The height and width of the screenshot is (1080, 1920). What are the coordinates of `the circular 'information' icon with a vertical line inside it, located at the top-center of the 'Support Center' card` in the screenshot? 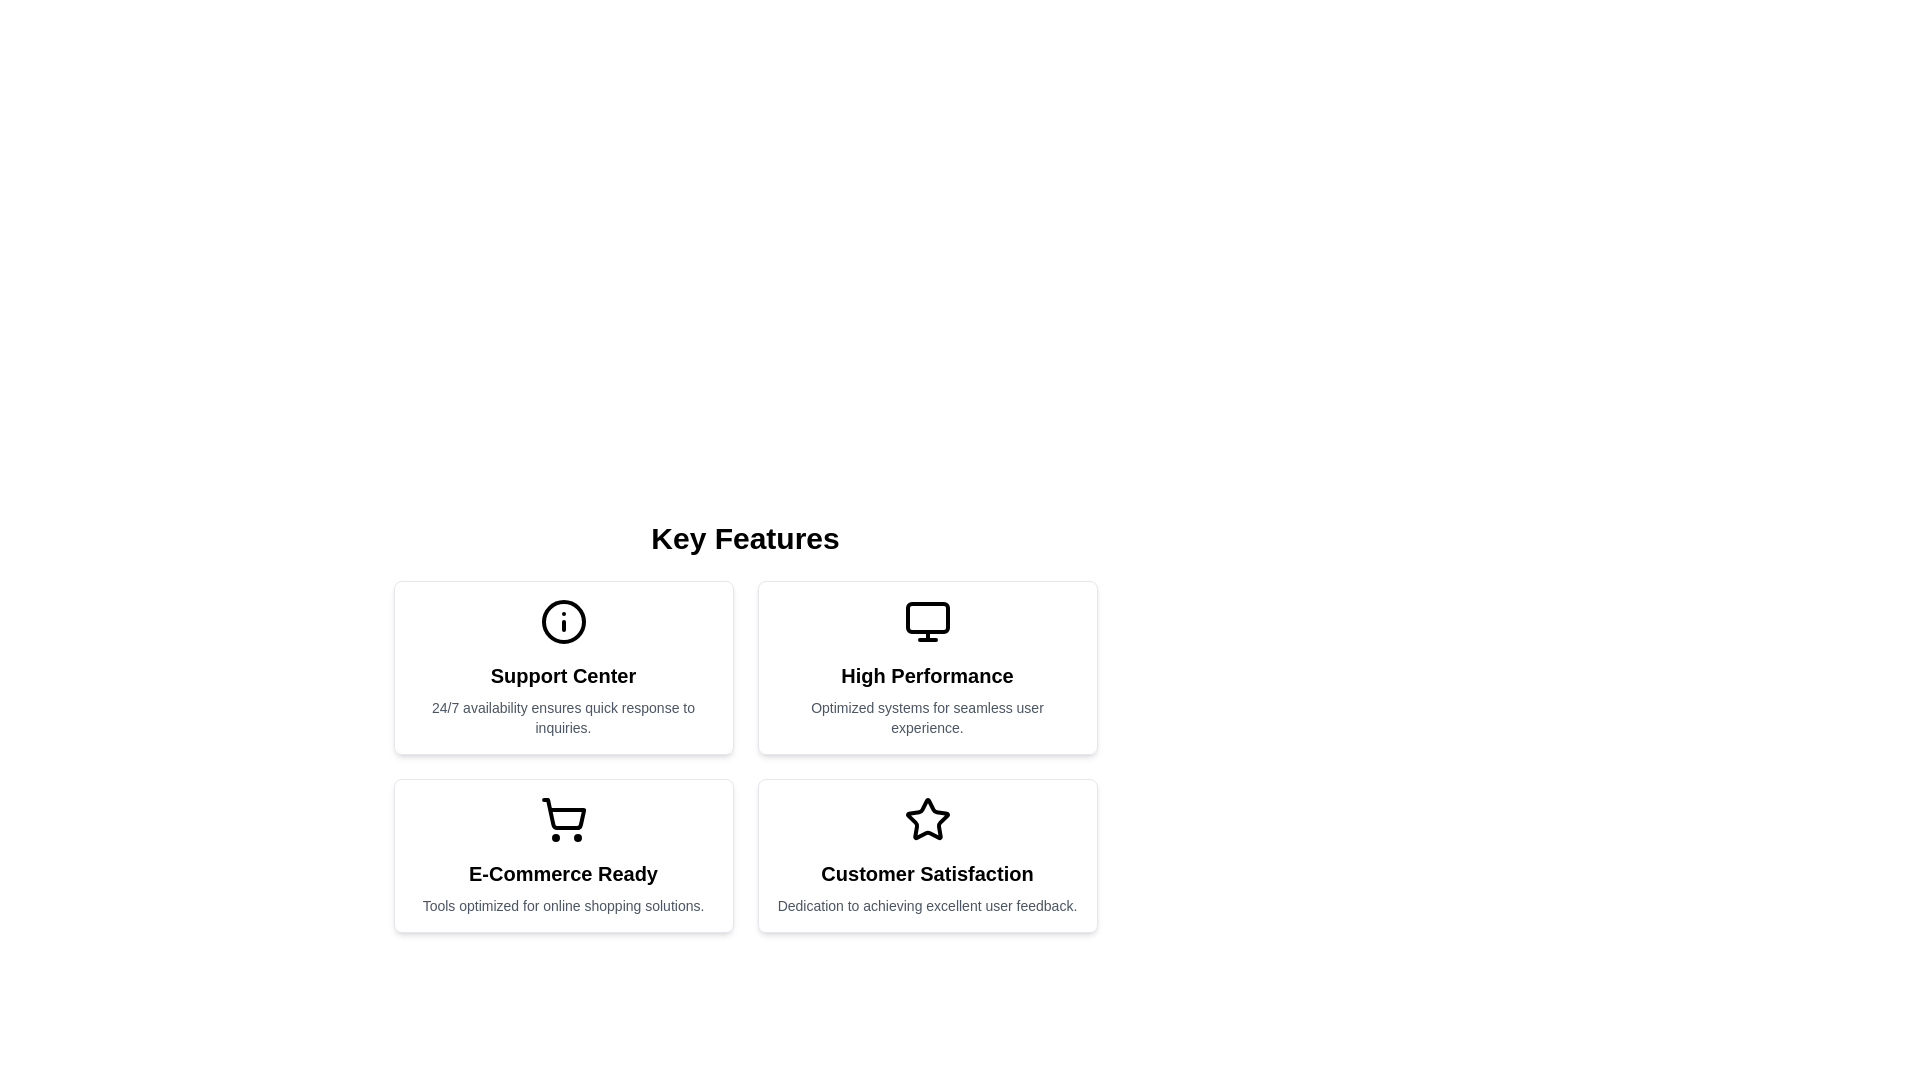 It's located at (562, 620).